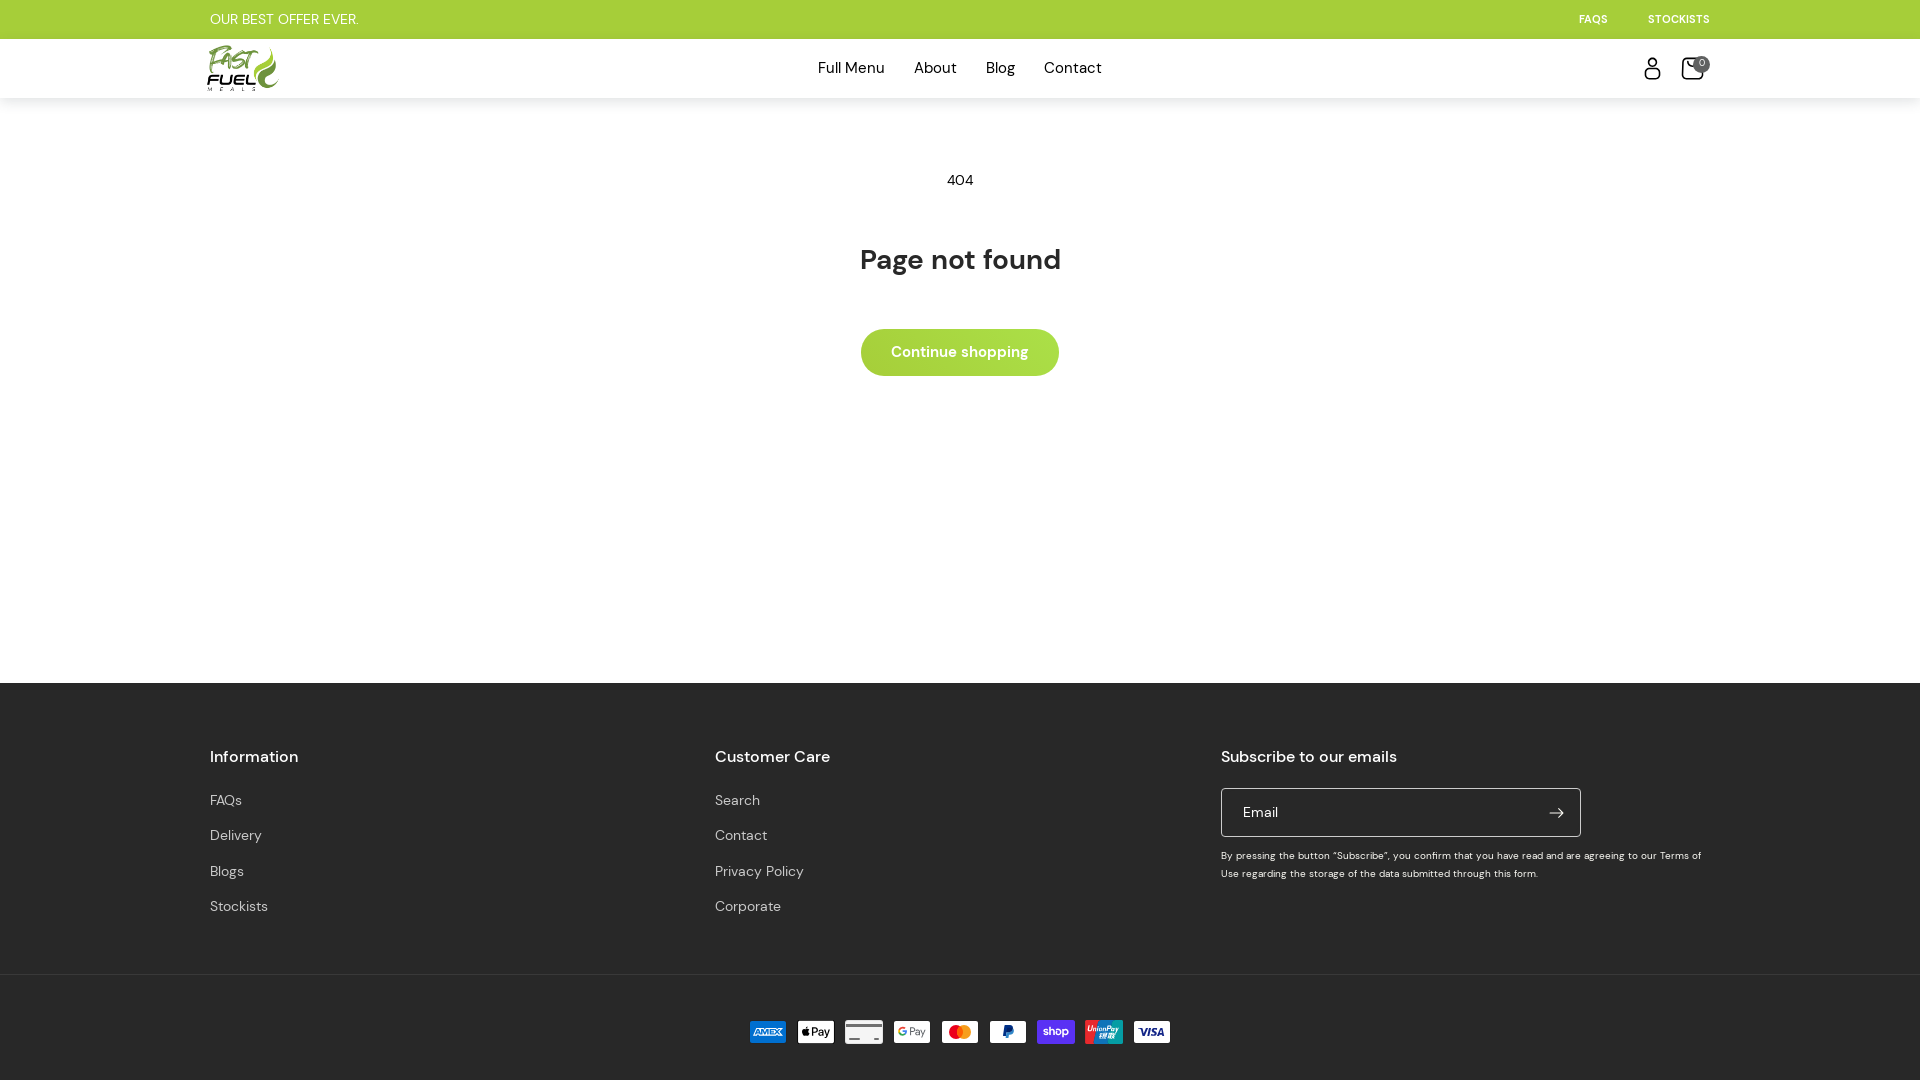 The width and height of the screenshot is (1920, 1080). Describe the element at coordinates (960, 351) in the screenshot. I see `'Continue shopping'` at that location.